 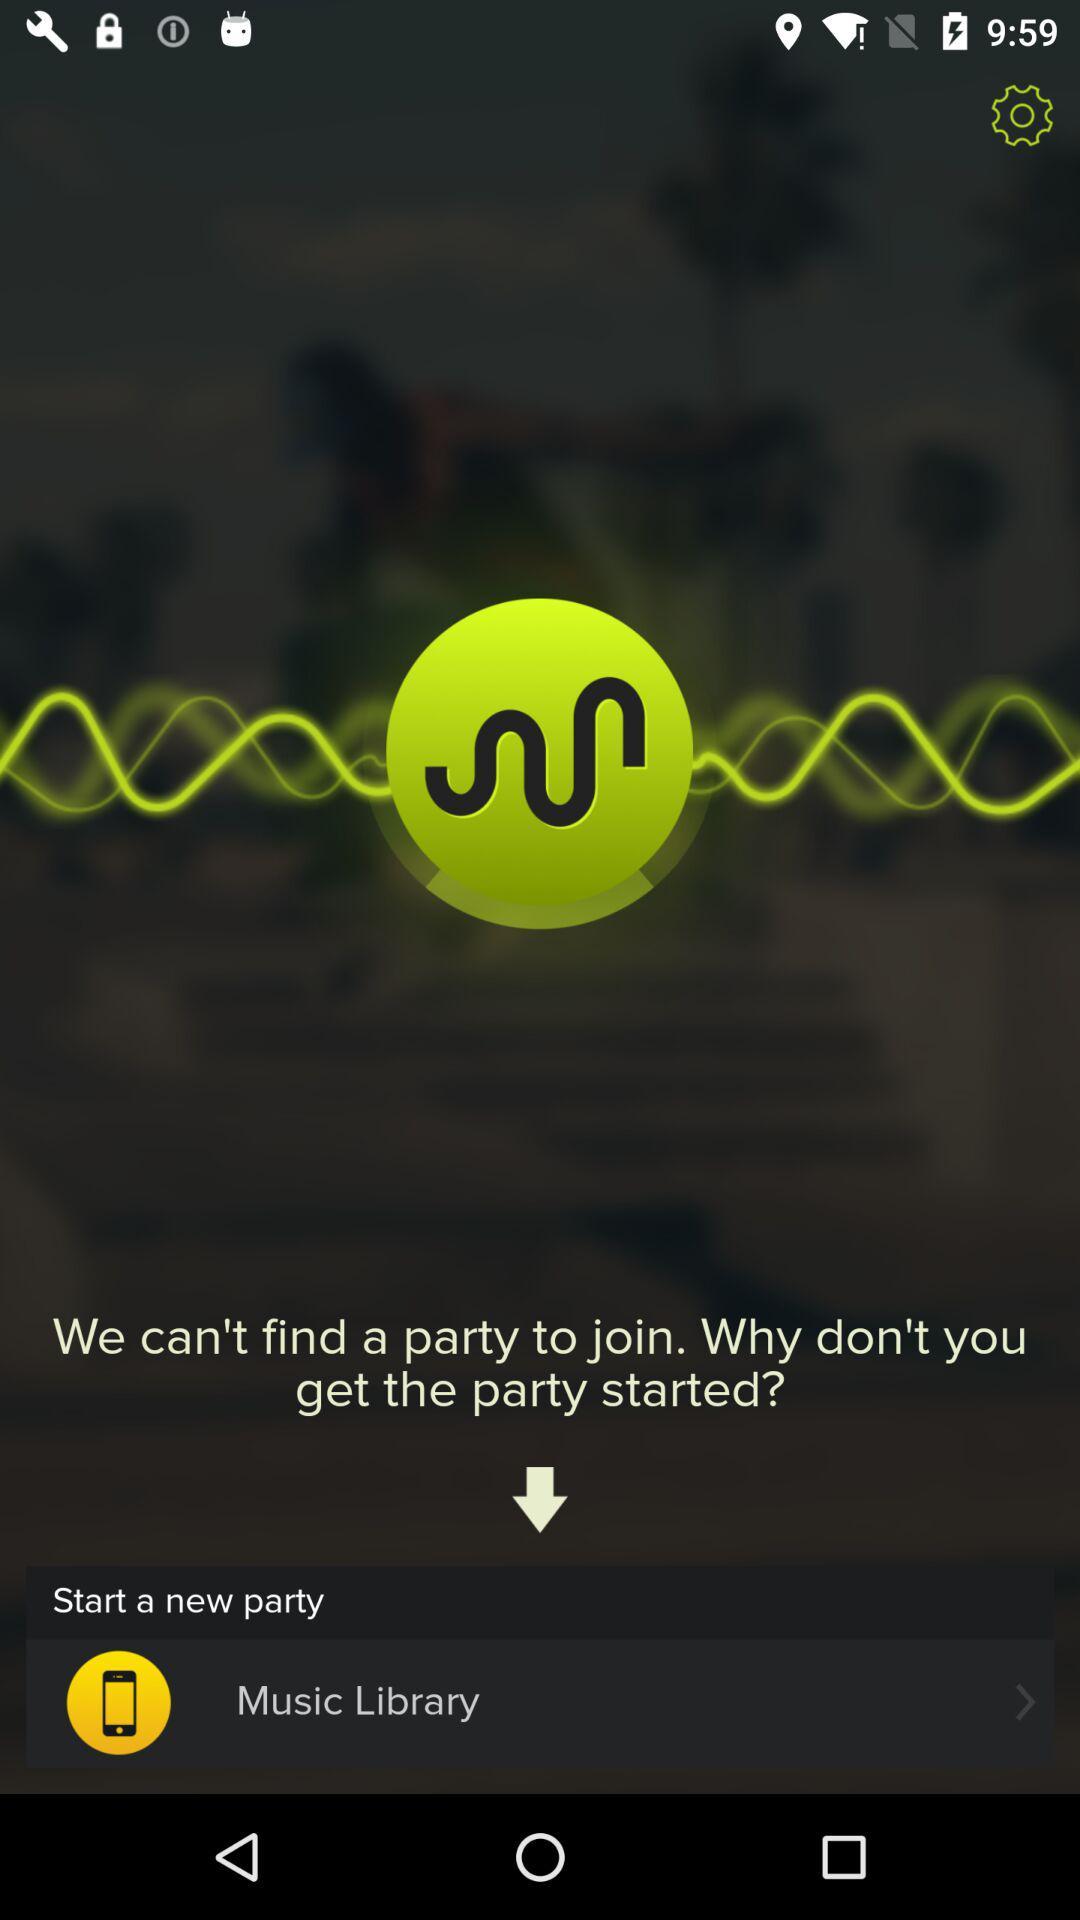 I want to click on music library which is at bottom of the page, so click(x=540, y=1701).